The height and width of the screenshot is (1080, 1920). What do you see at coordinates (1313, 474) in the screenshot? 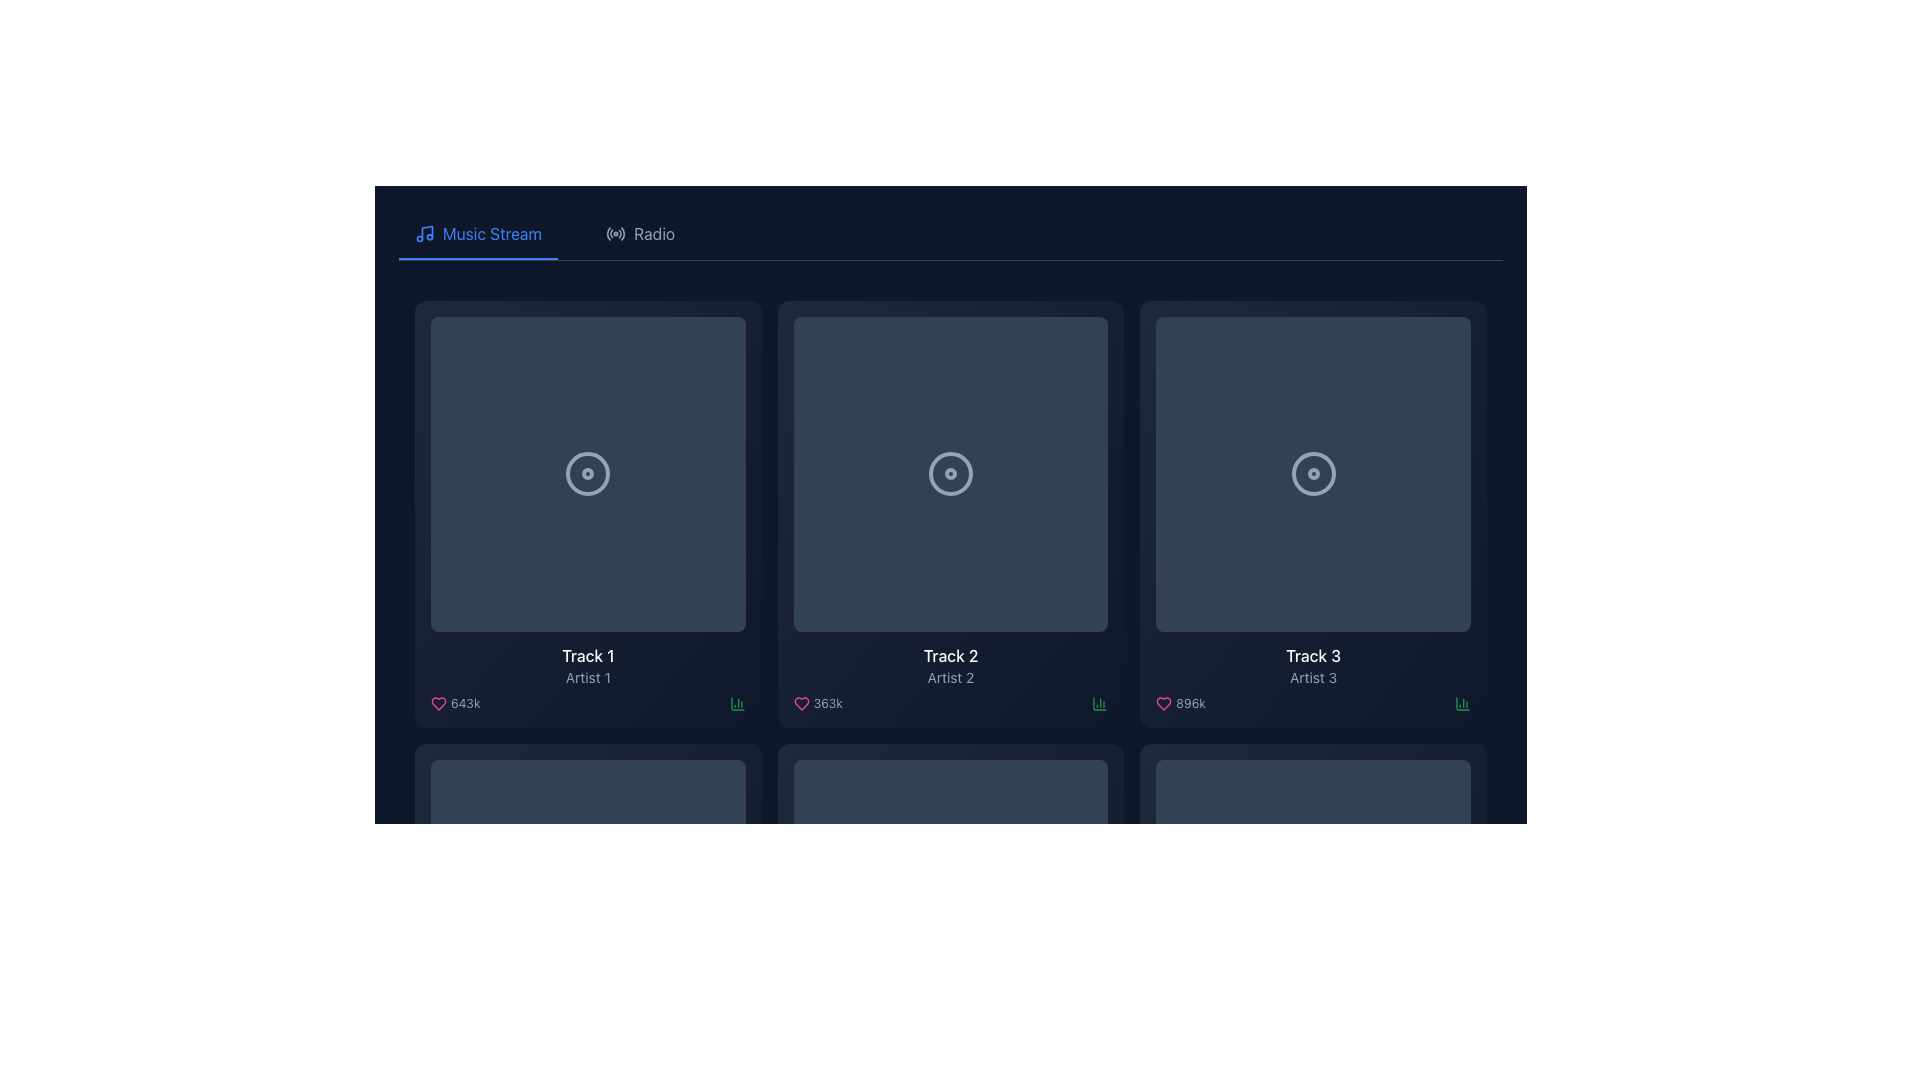
I see `the image placeholder or button representing 'Track 3' and 'Artist 3'` at bounding box center [1313, 474].